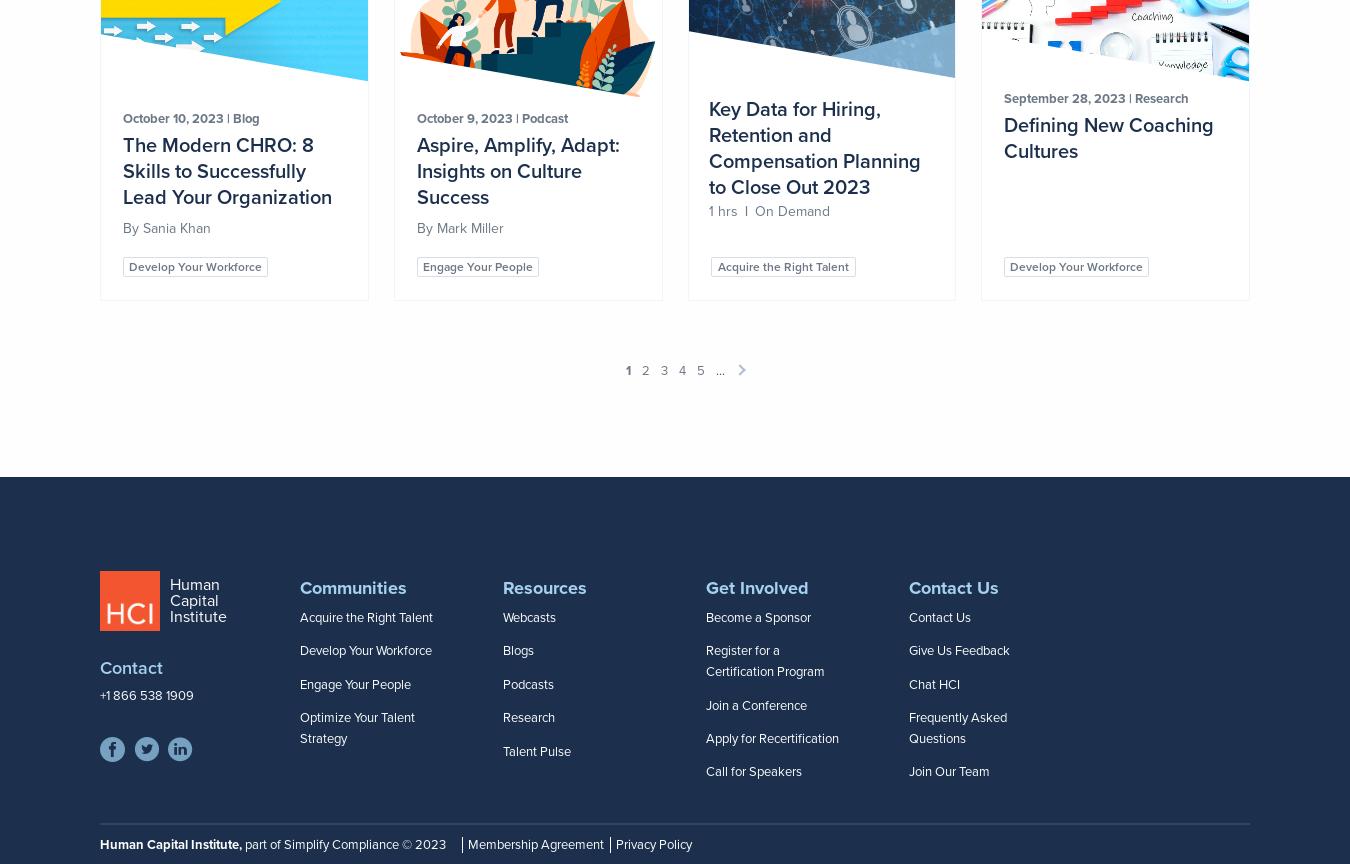  Describe the element at coordinates (705, 738) in the screenshot. I see `'Apply for Recertification'` at that location.